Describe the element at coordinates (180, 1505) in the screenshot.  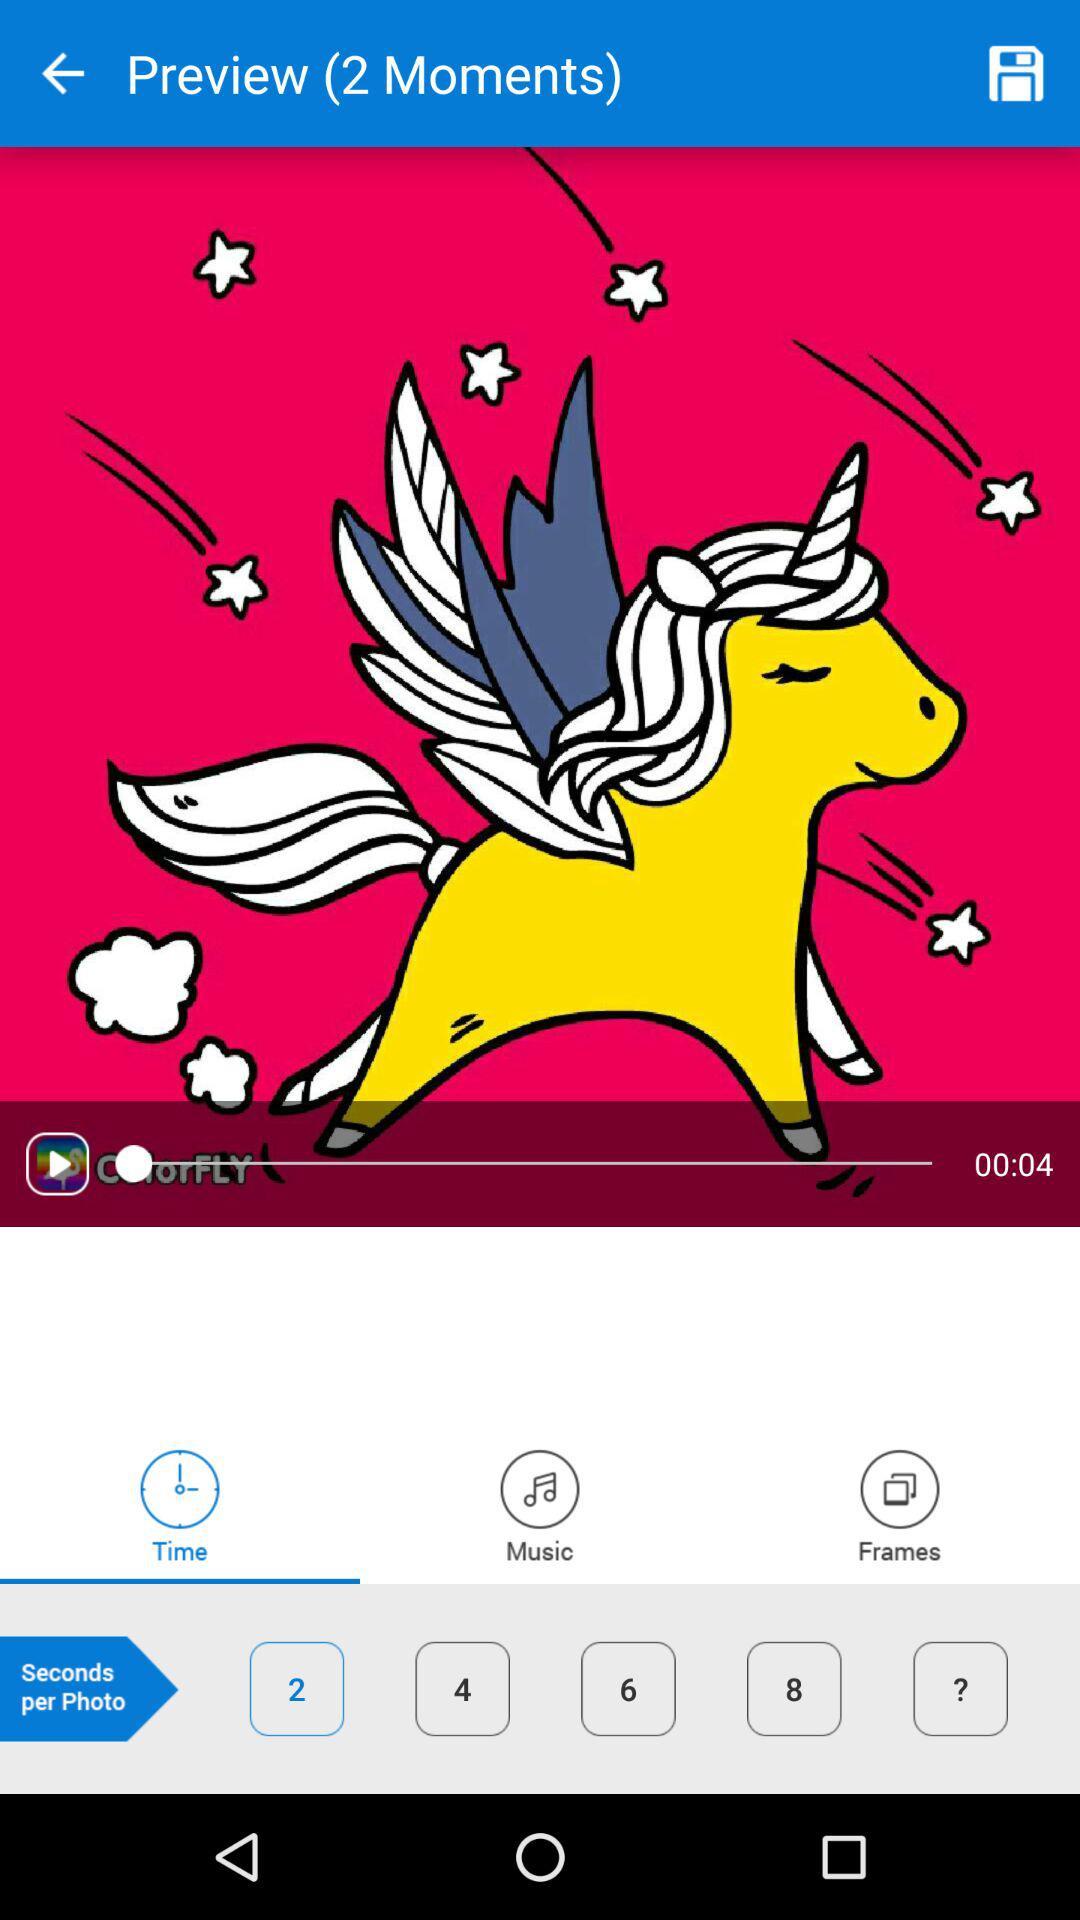
I see `adjust play time` at that location.